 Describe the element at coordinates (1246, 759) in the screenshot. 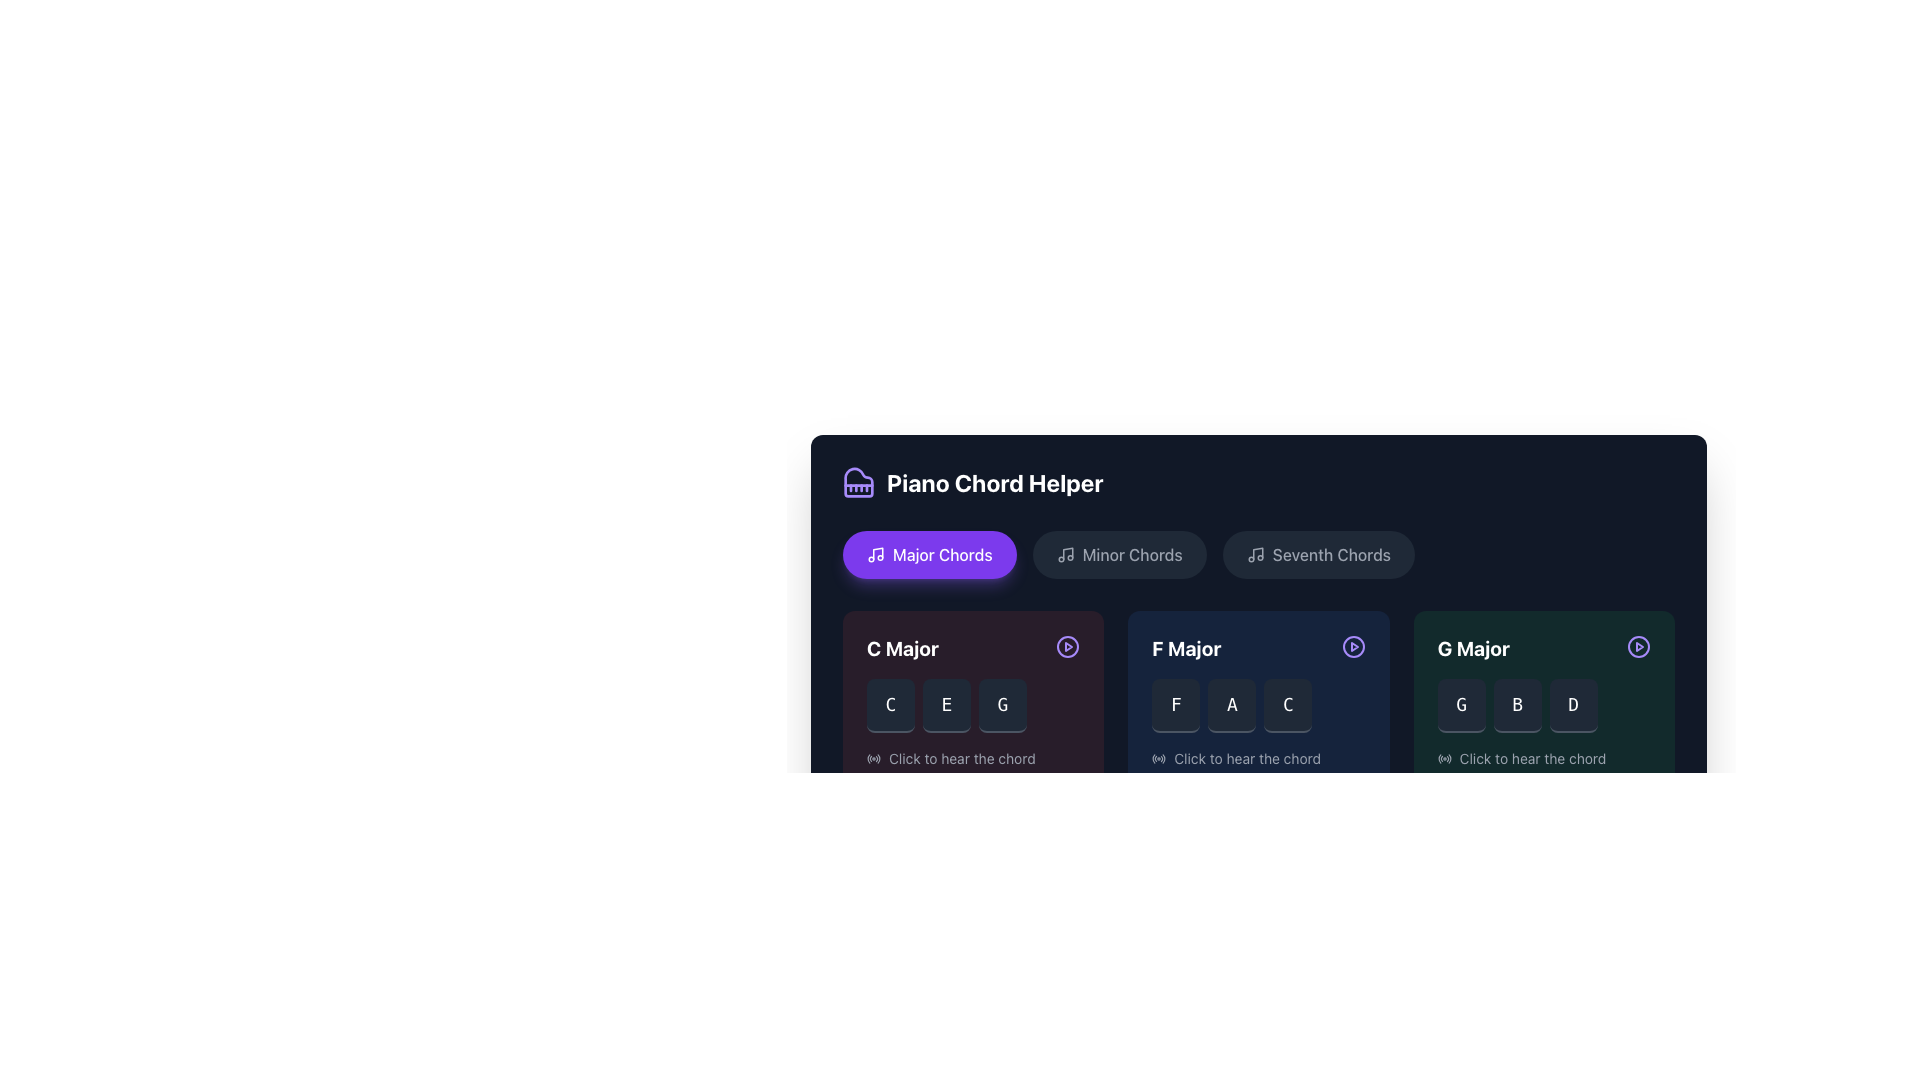

I see `the text label that serves as an instruction for the 'F Major' chord sound playback, located at the bottom of the 'F Major' chord card` at that location.